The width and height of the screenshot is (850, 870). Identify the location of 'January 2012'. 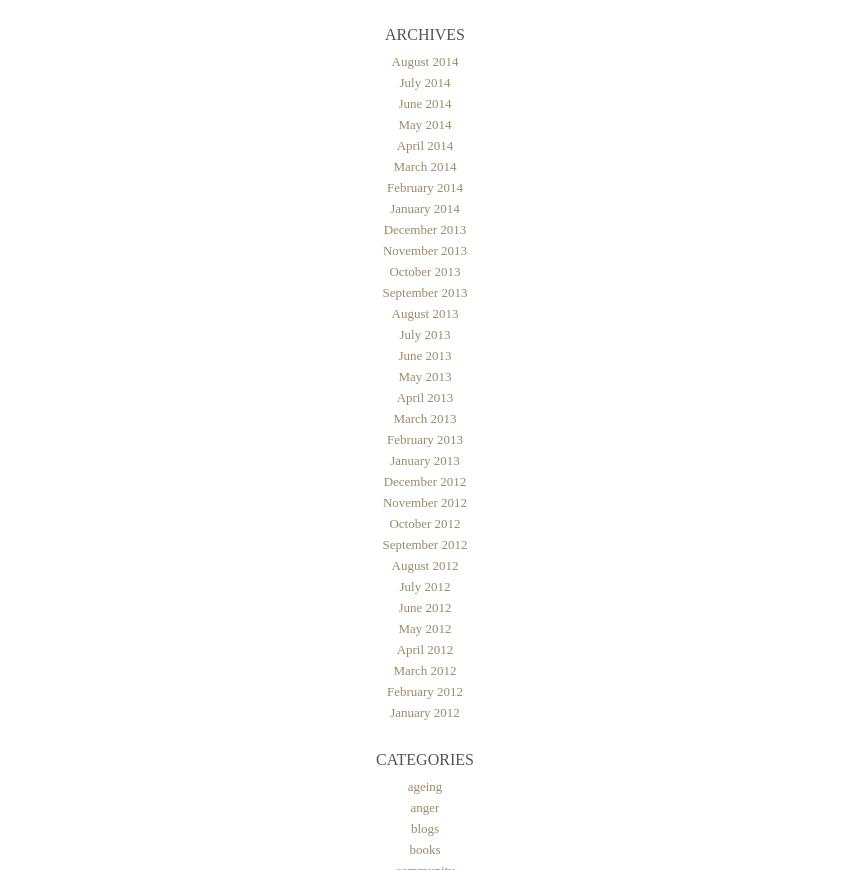
(424, 712).